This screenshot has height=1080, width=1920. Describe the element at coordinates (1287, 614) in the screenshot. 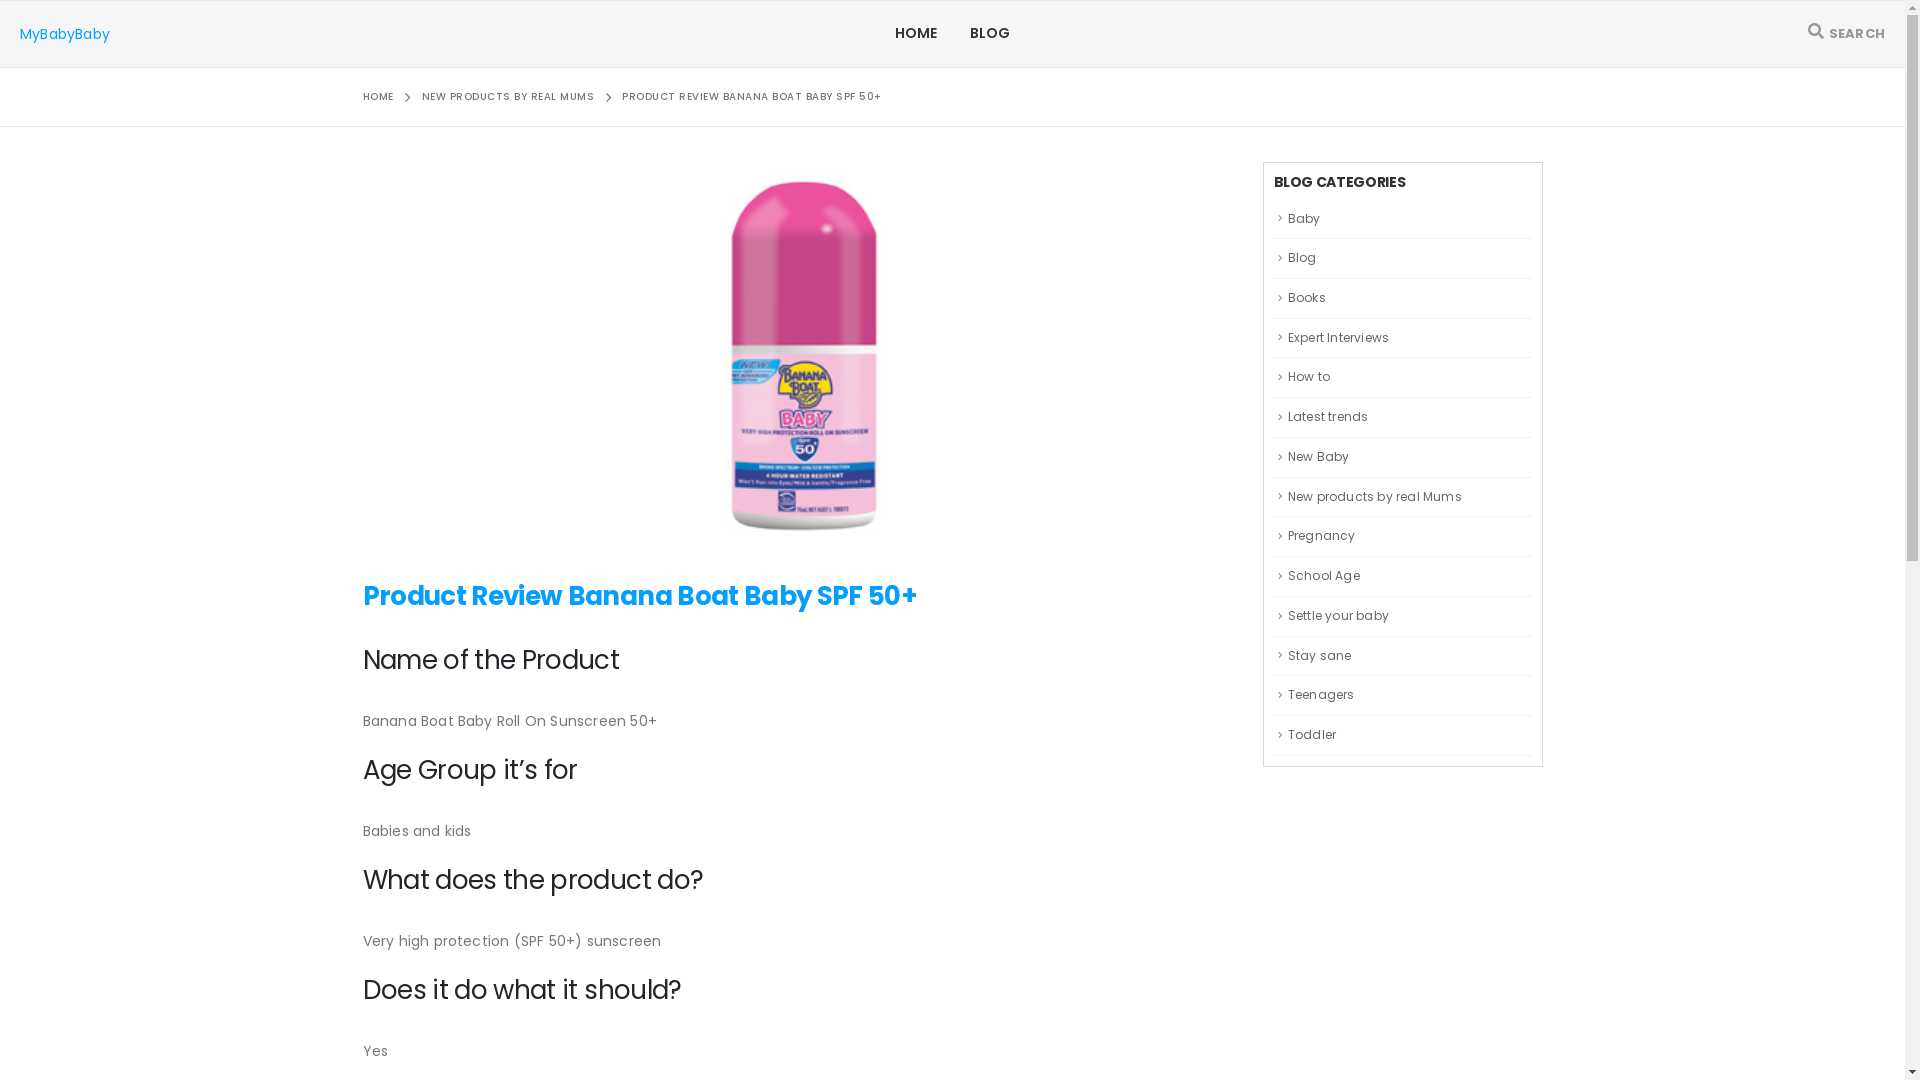

I see `'Settle your baby'` at that location.